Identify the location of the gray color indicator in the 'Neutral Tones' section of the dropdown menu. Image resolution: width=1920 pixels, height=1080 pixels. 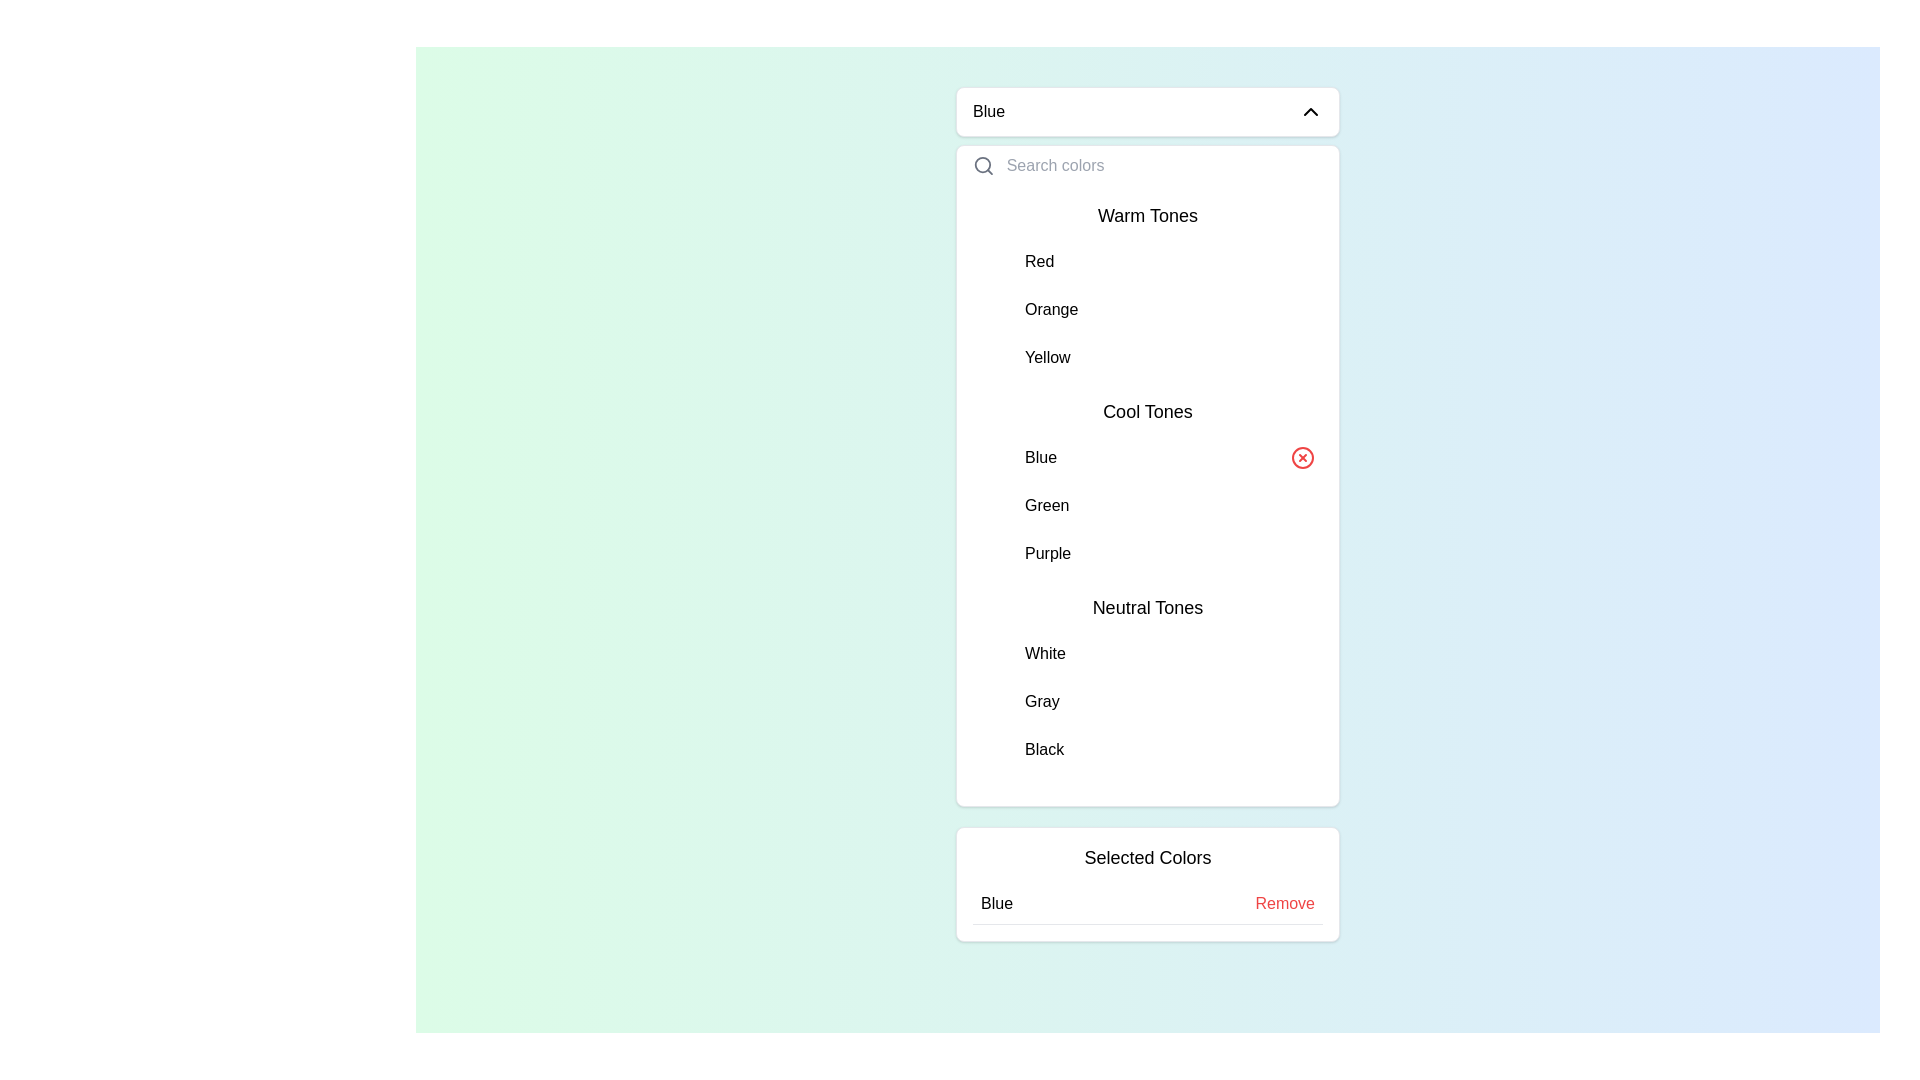
(997, 701).